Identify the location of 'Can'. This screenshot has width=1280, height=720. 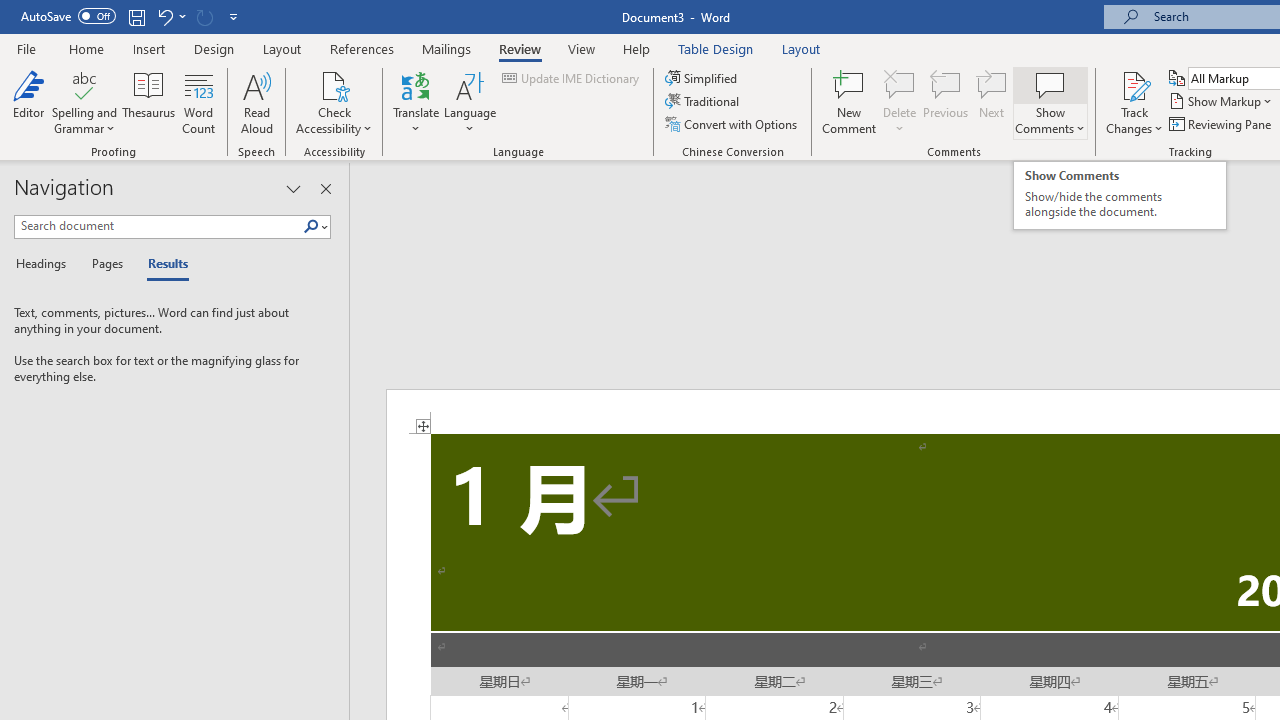
(204, 16).